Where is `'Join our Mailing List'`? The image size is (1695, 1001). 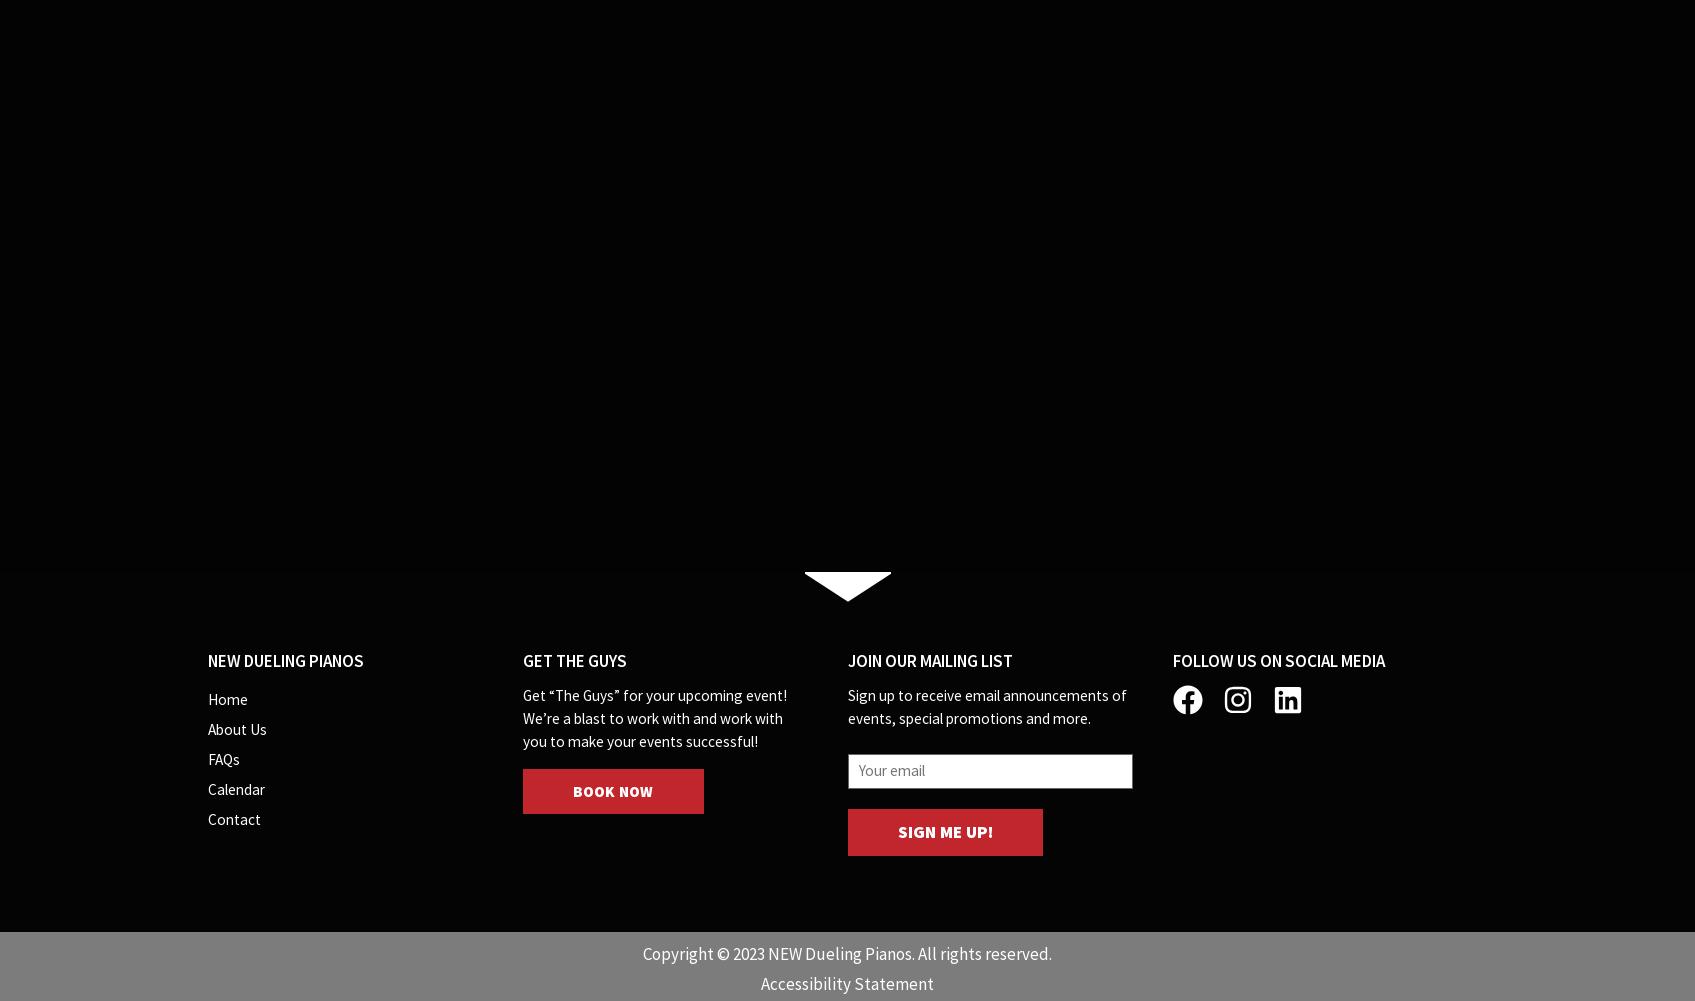 'Join our Mailing List' is located at coordinates (929, 659).